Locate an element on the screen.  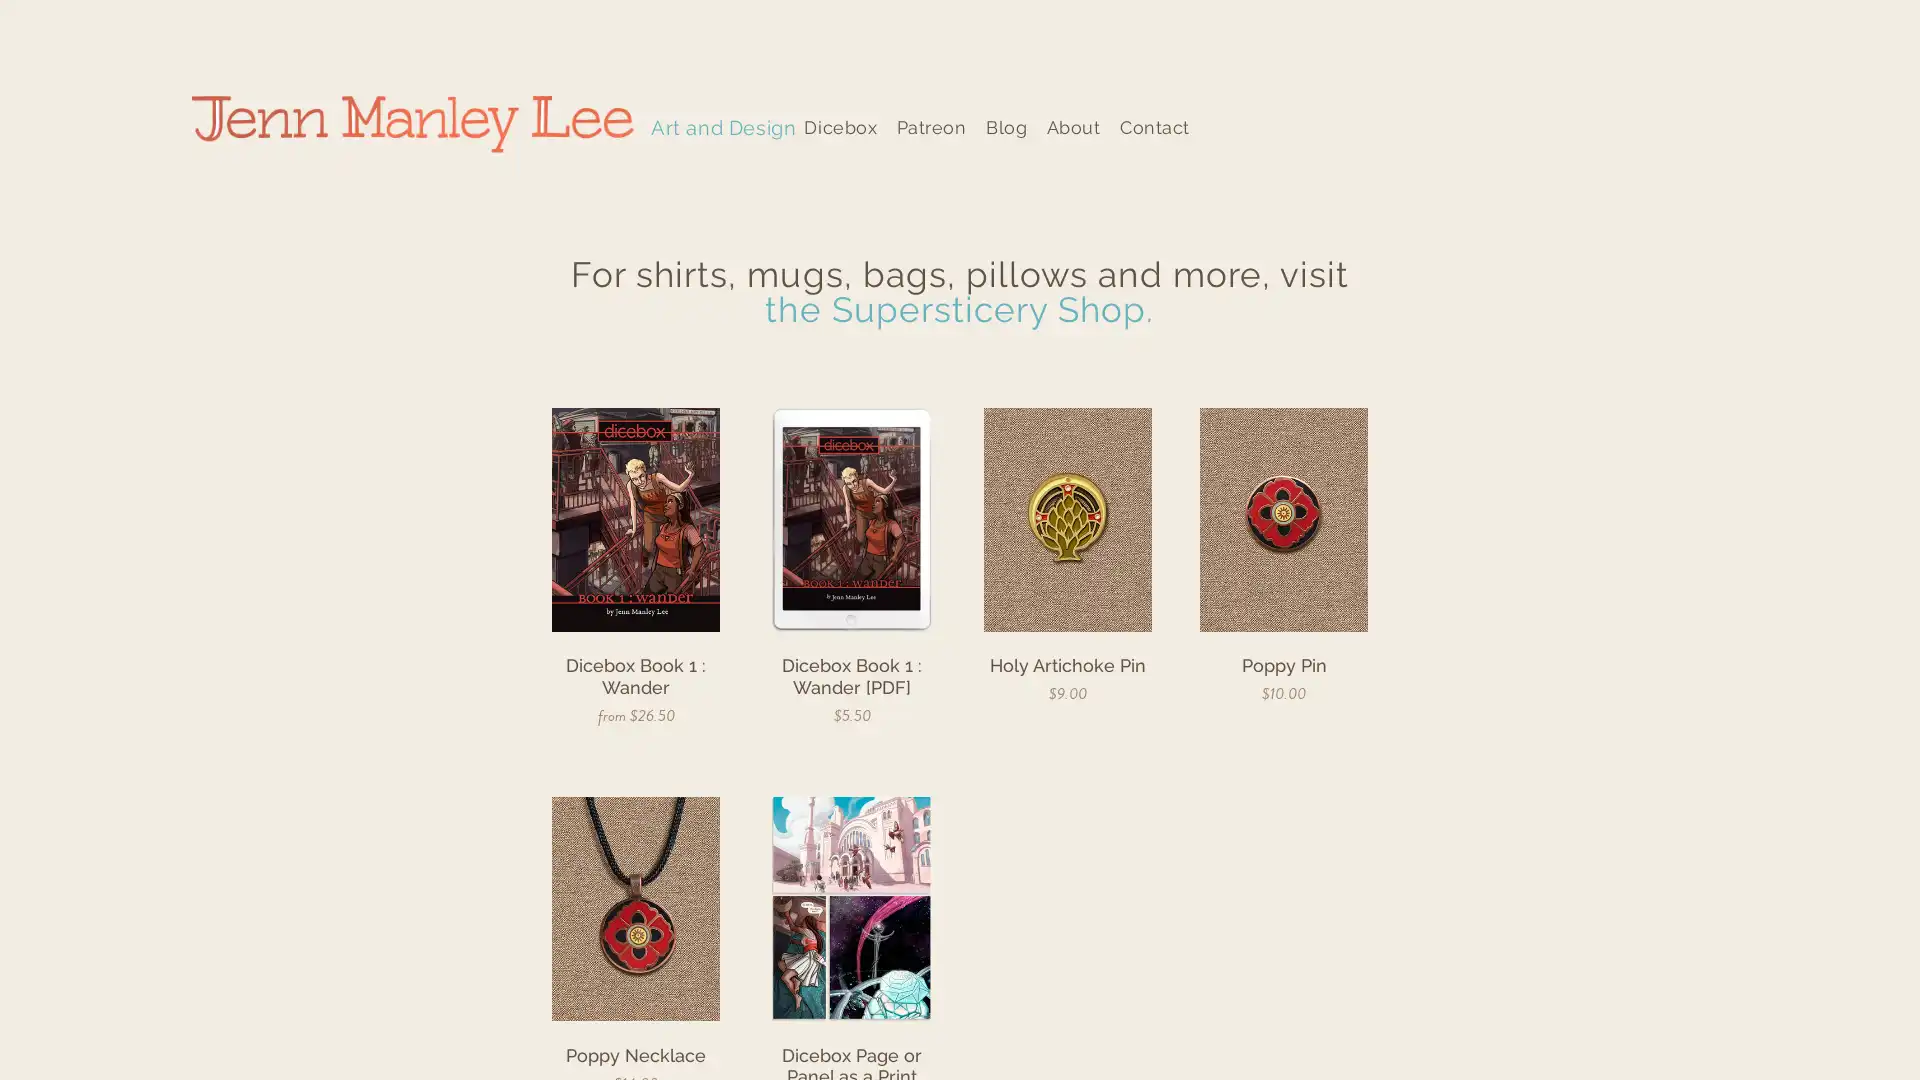
QUICK VIEW is located at coordinates (1283, 663).